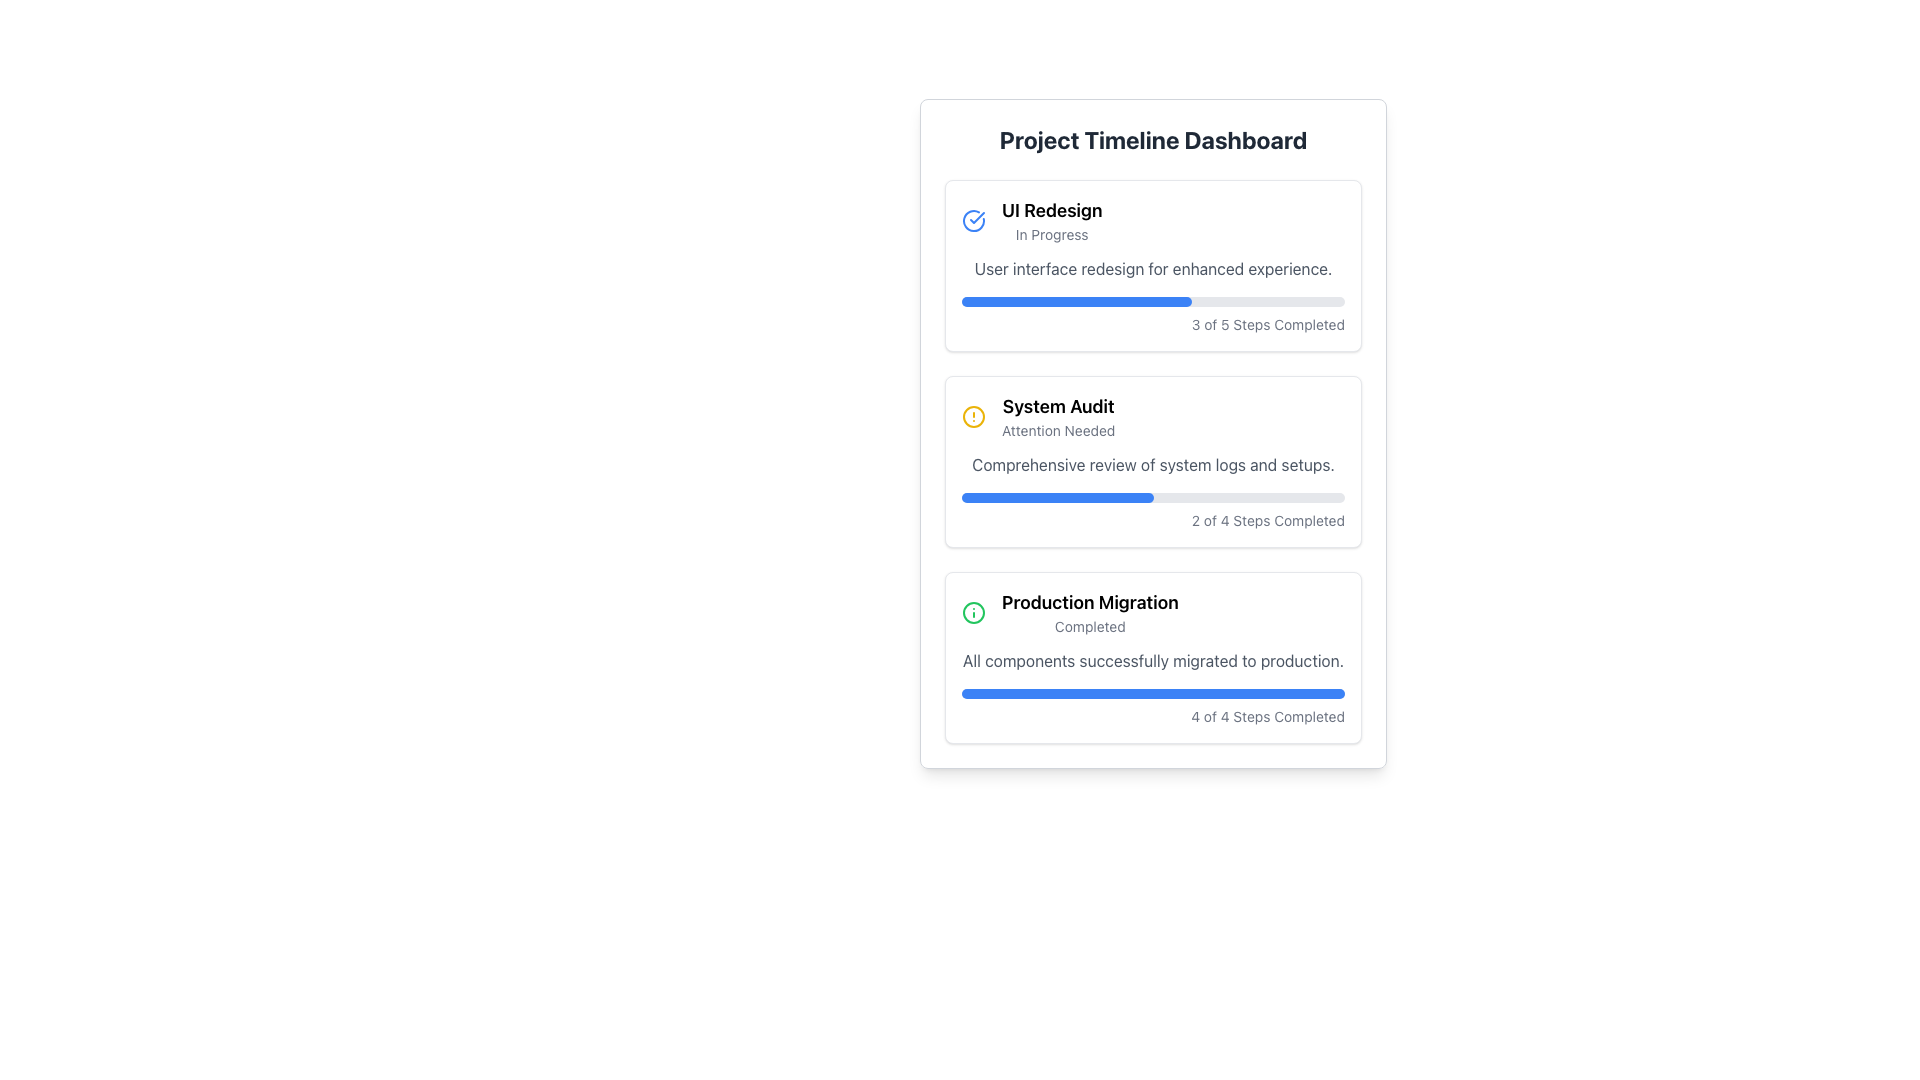 This screenshot has height=1080, width=1920. I want to click on the green-colored information icon, which is circular and outlined, located to the far left of the 'Production Migration' text in the 'Completed' status section of the last item in the list, so click(974, 612).